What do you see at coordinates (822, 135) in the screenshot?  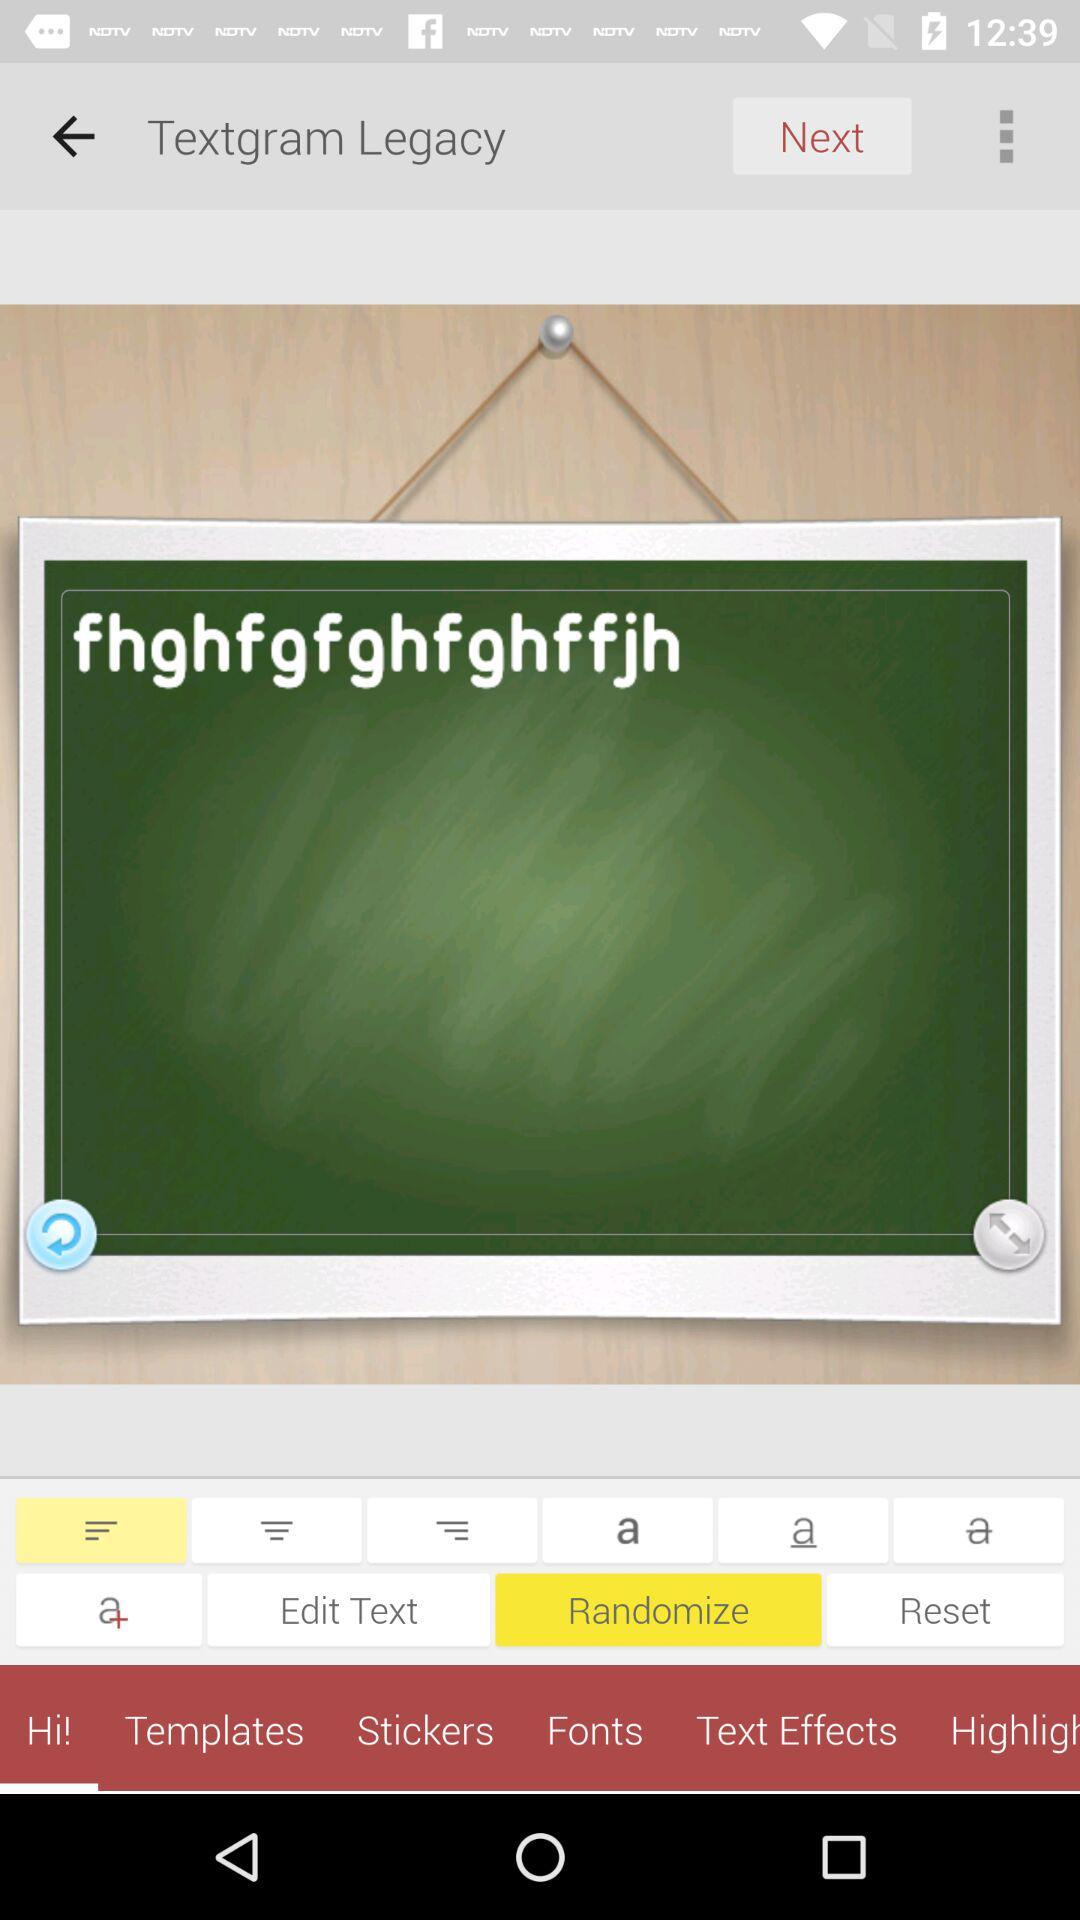 I see `the next icon` at bounding box center [822, 135].